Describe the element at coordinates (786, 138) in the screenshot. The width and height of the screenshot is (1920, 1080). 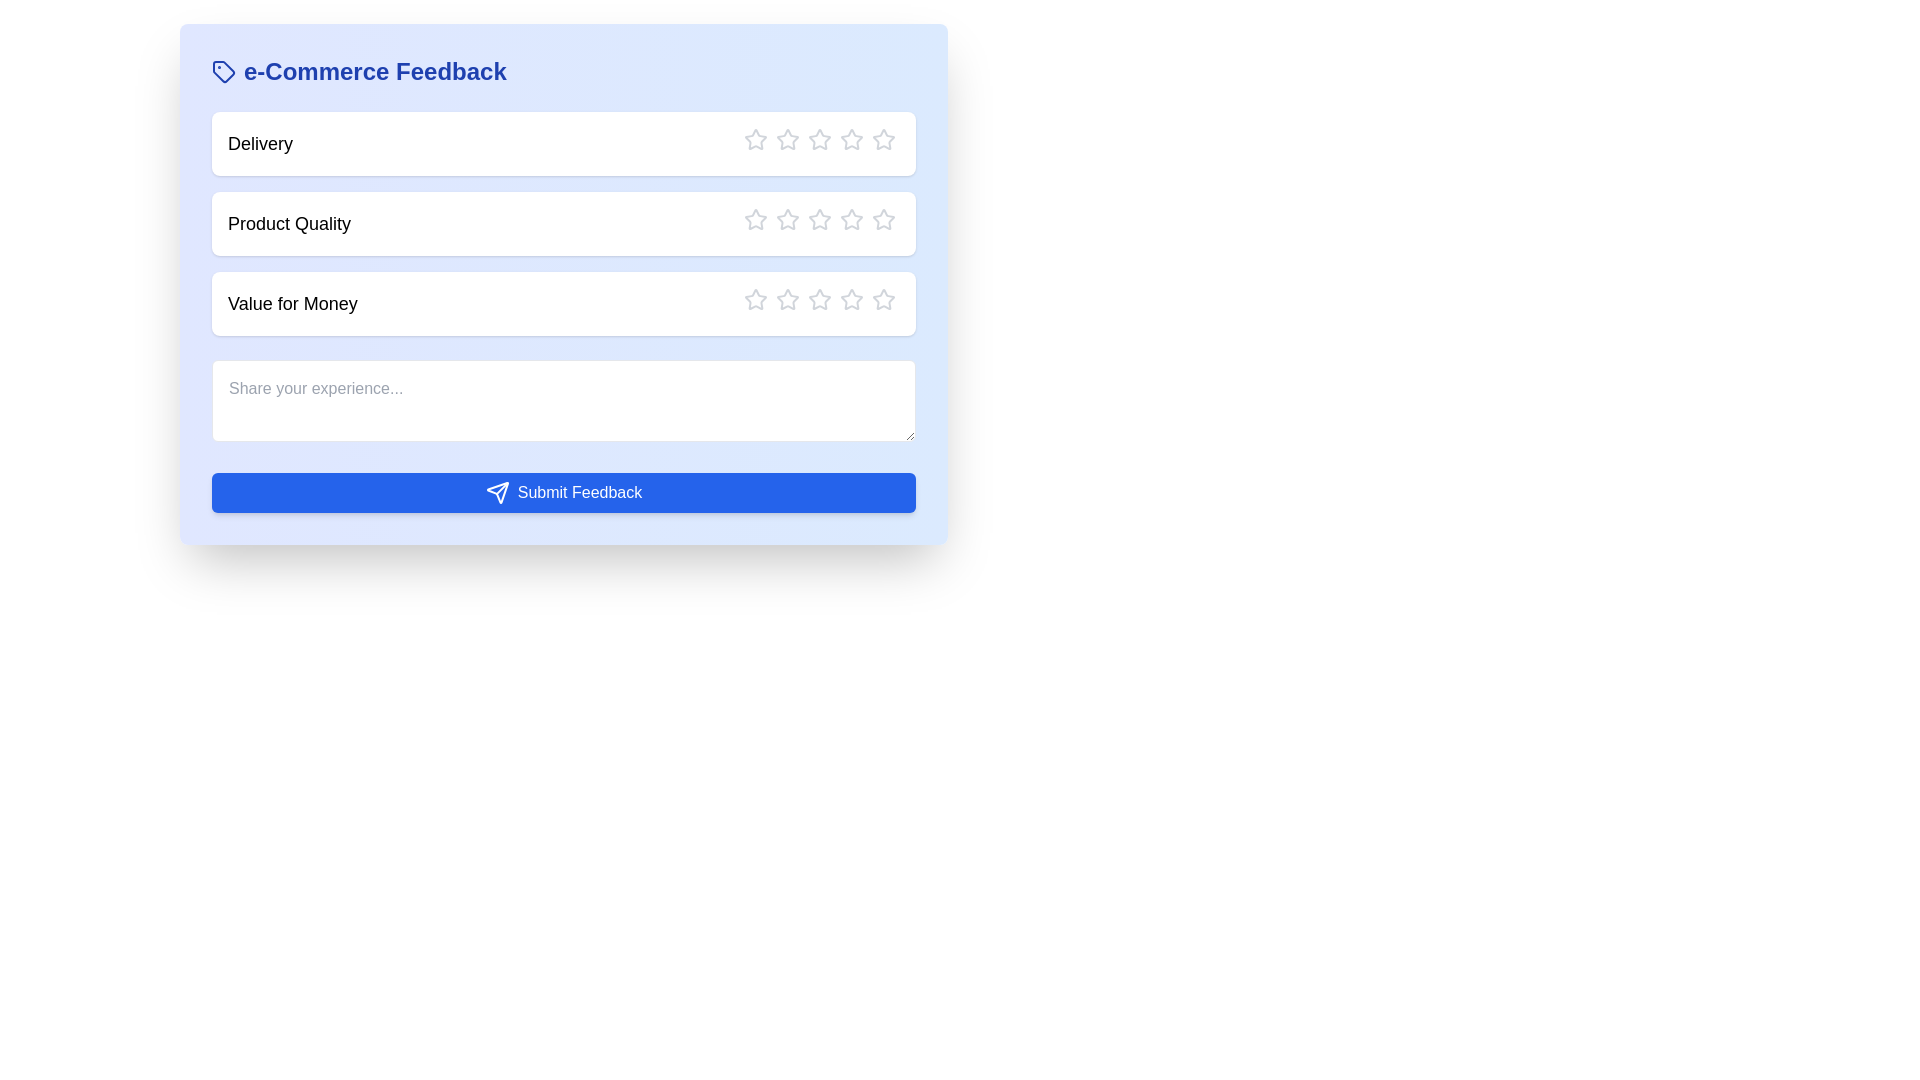
I see `the rating to 2 stars by clicking the corresponding star` at that location.